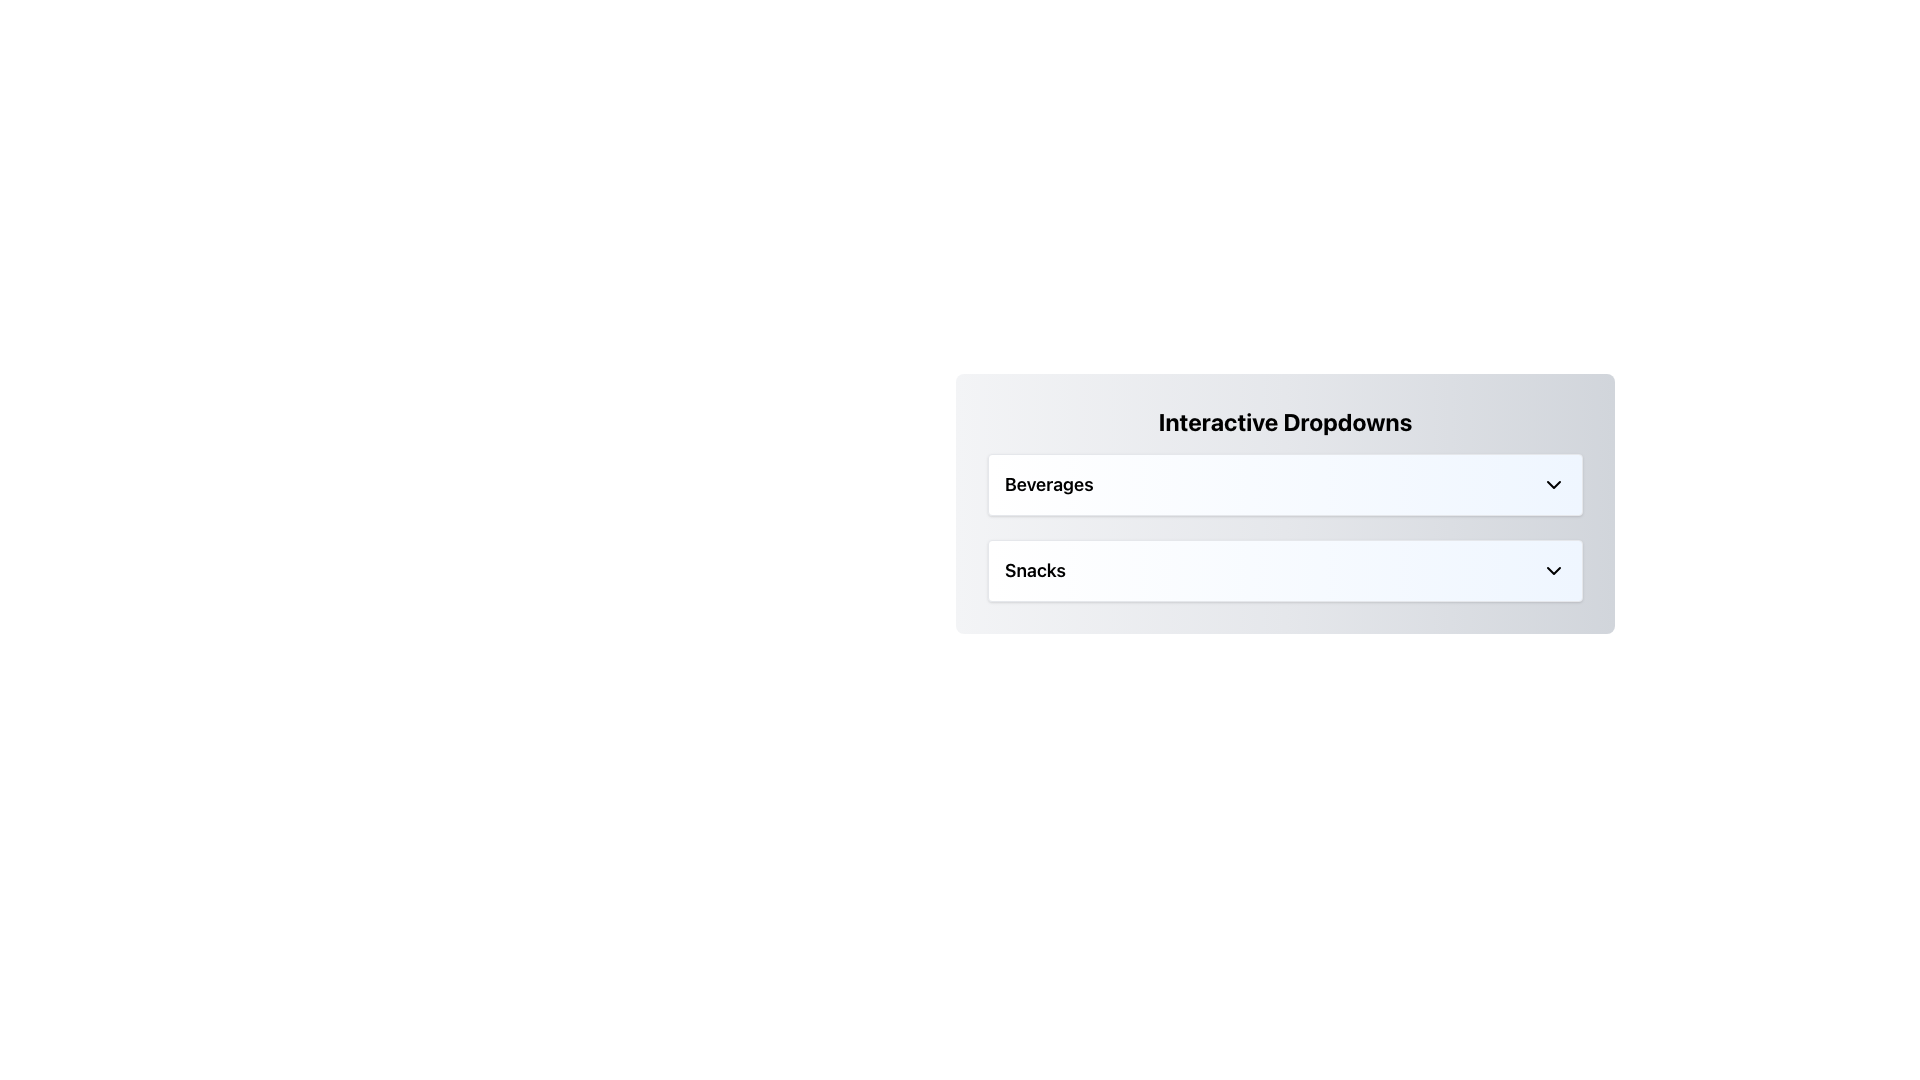  Describe the element at coordinates (1285, 570) in the screenshot. I see `the dropdown trigger element labeled 'Snacks', which is styled with a white-to-blue gradient background and is located below the title 'Interactive Dropdowns'` at that location.